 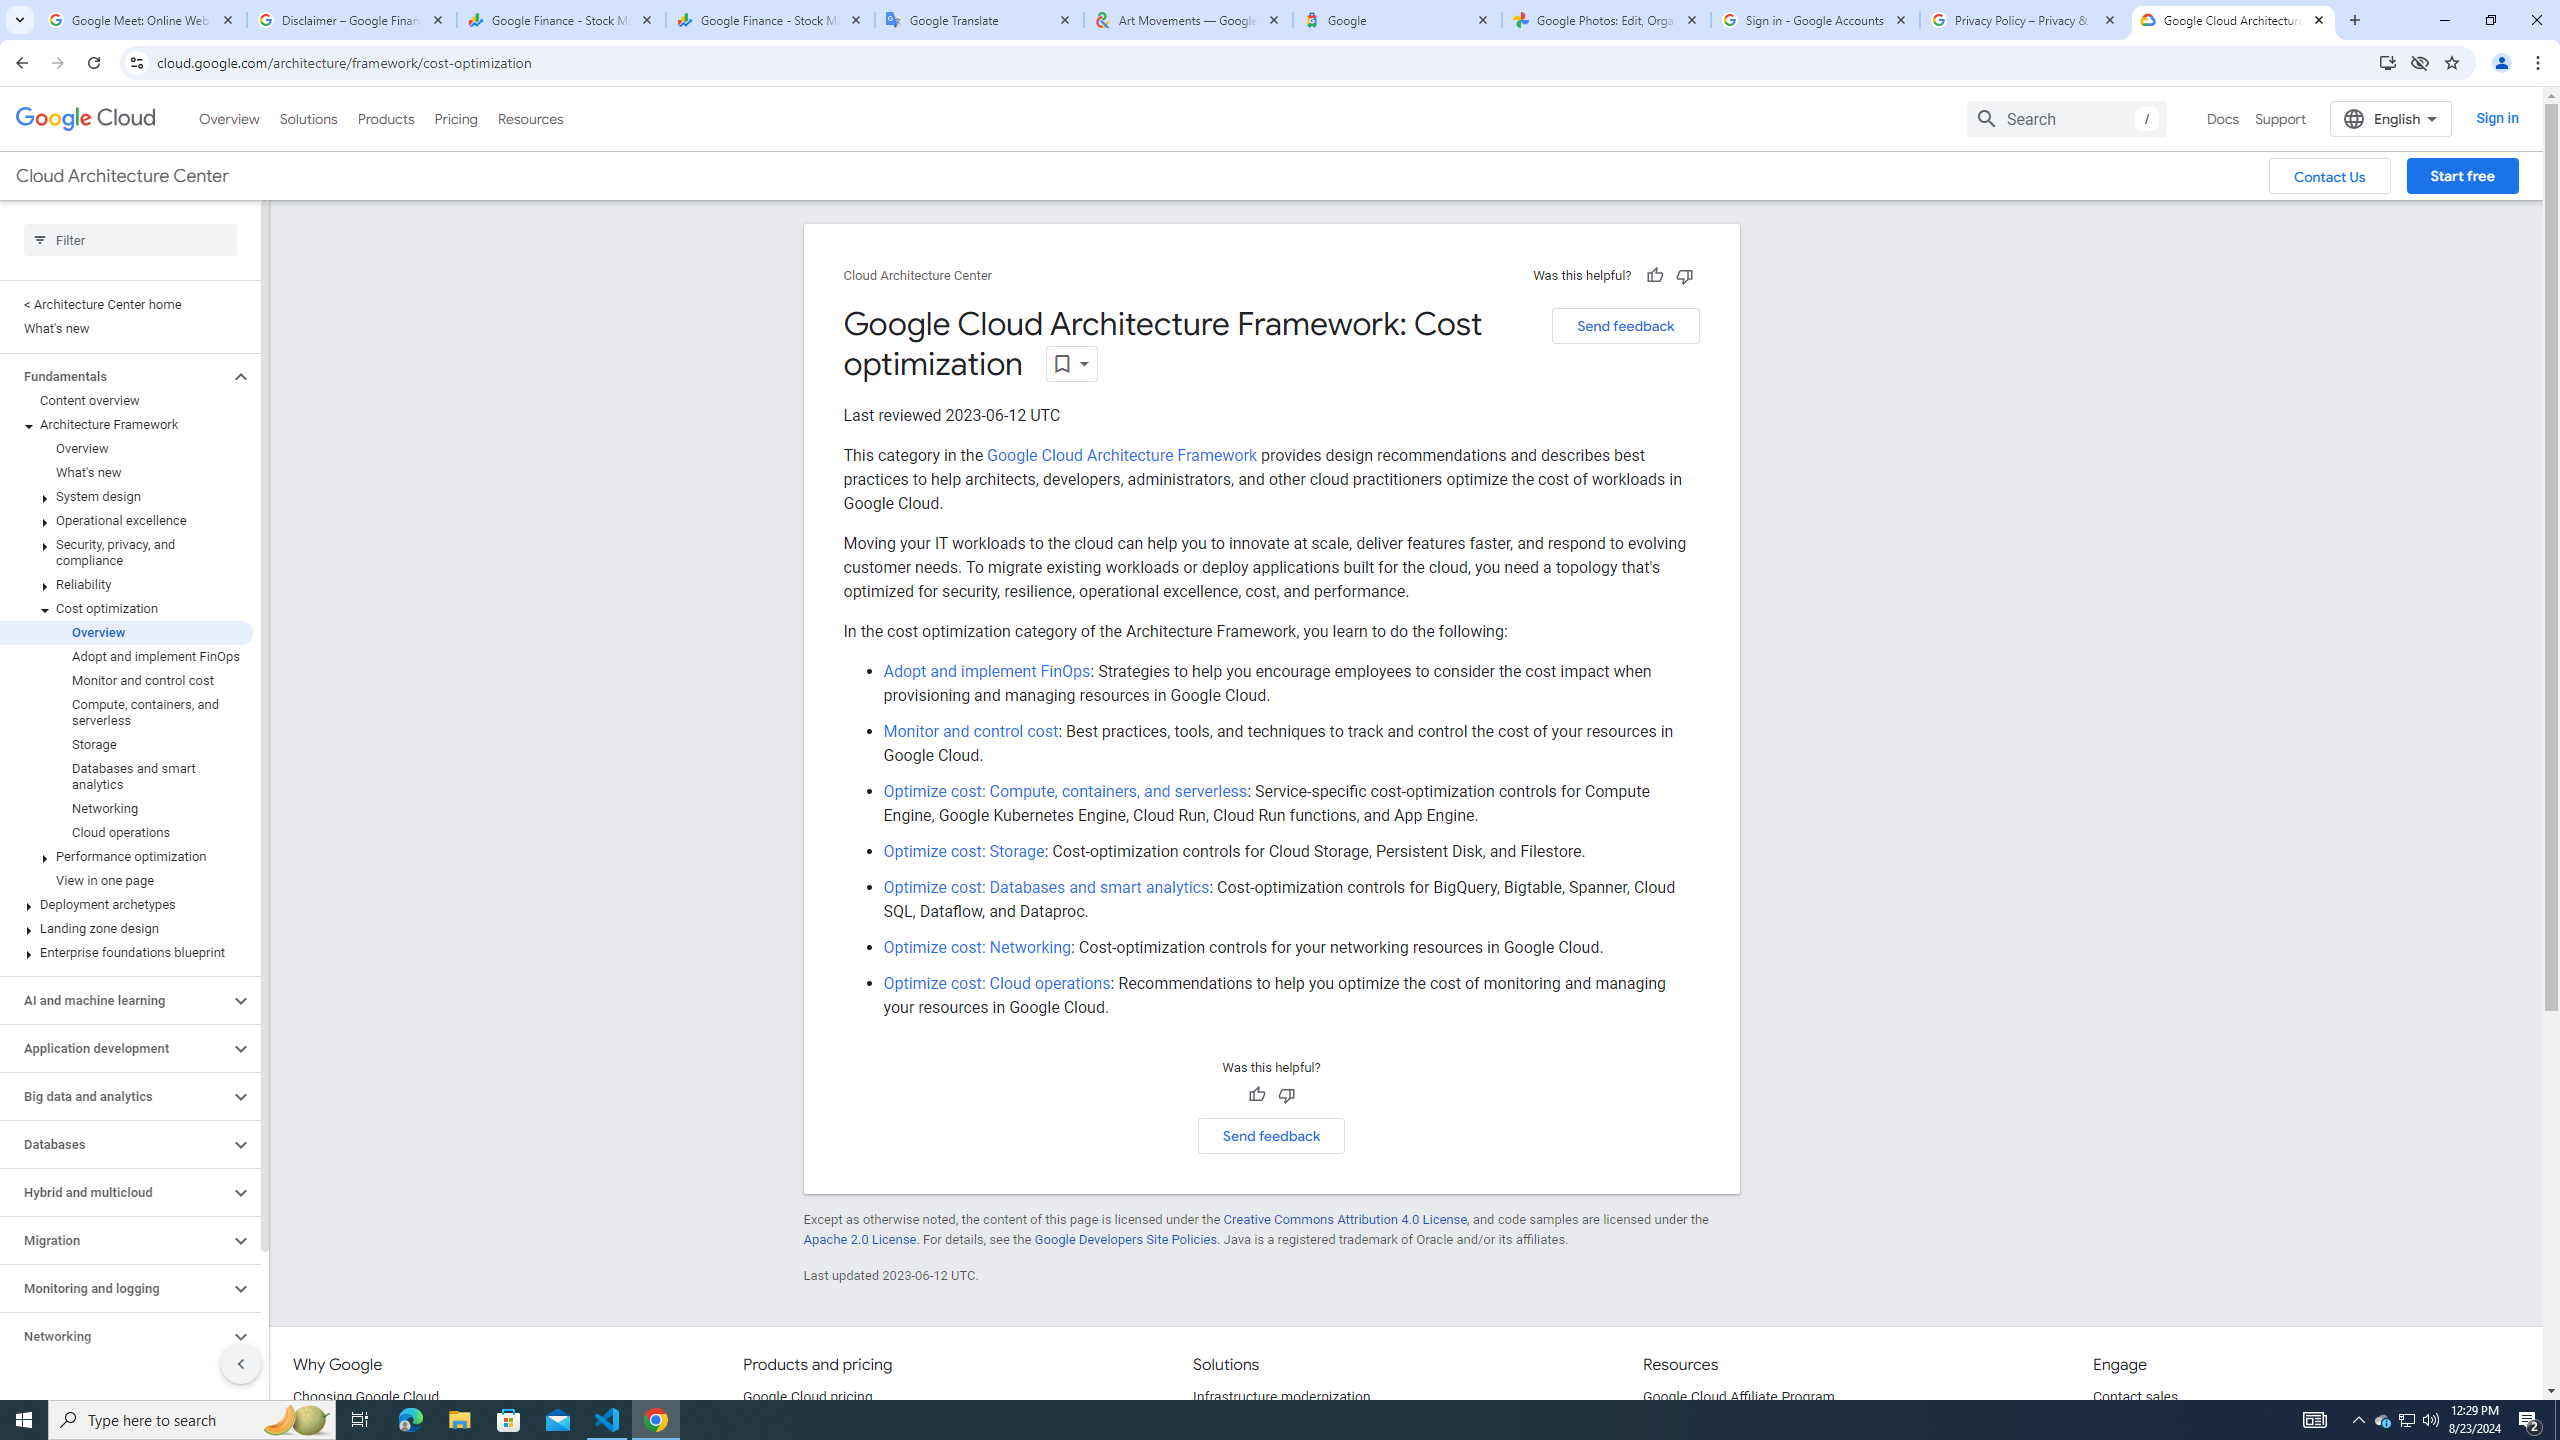 What do you see at coordinates (1738, 1397) in the screenshot?
I see `'Google Cloud Affiliate Program'` at bounding box center [1738, 1397].